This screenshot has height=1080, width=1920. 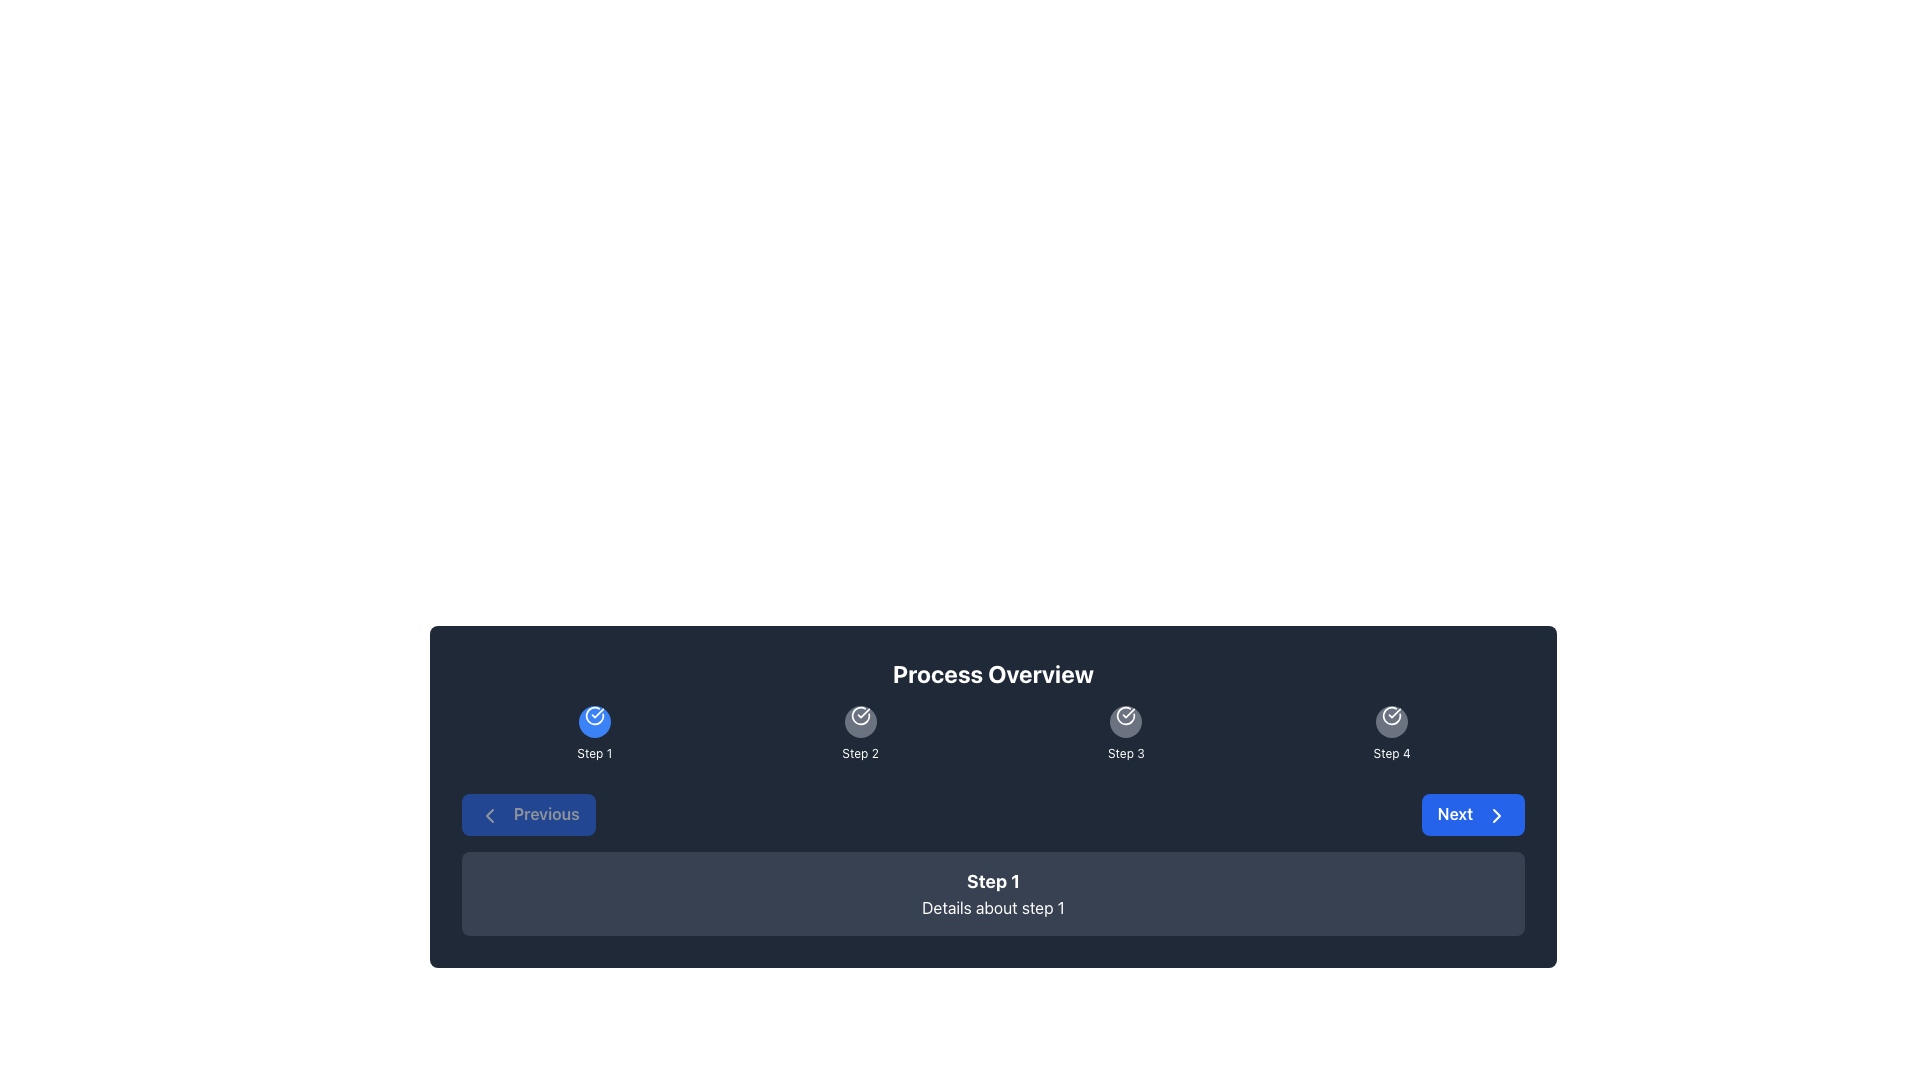 I want to click on the circular blue icon with a white checkmark that indicates a completed step, which is aligned with the text 'Step 1' below it in the progress tracker, so click(x=593, y=721).